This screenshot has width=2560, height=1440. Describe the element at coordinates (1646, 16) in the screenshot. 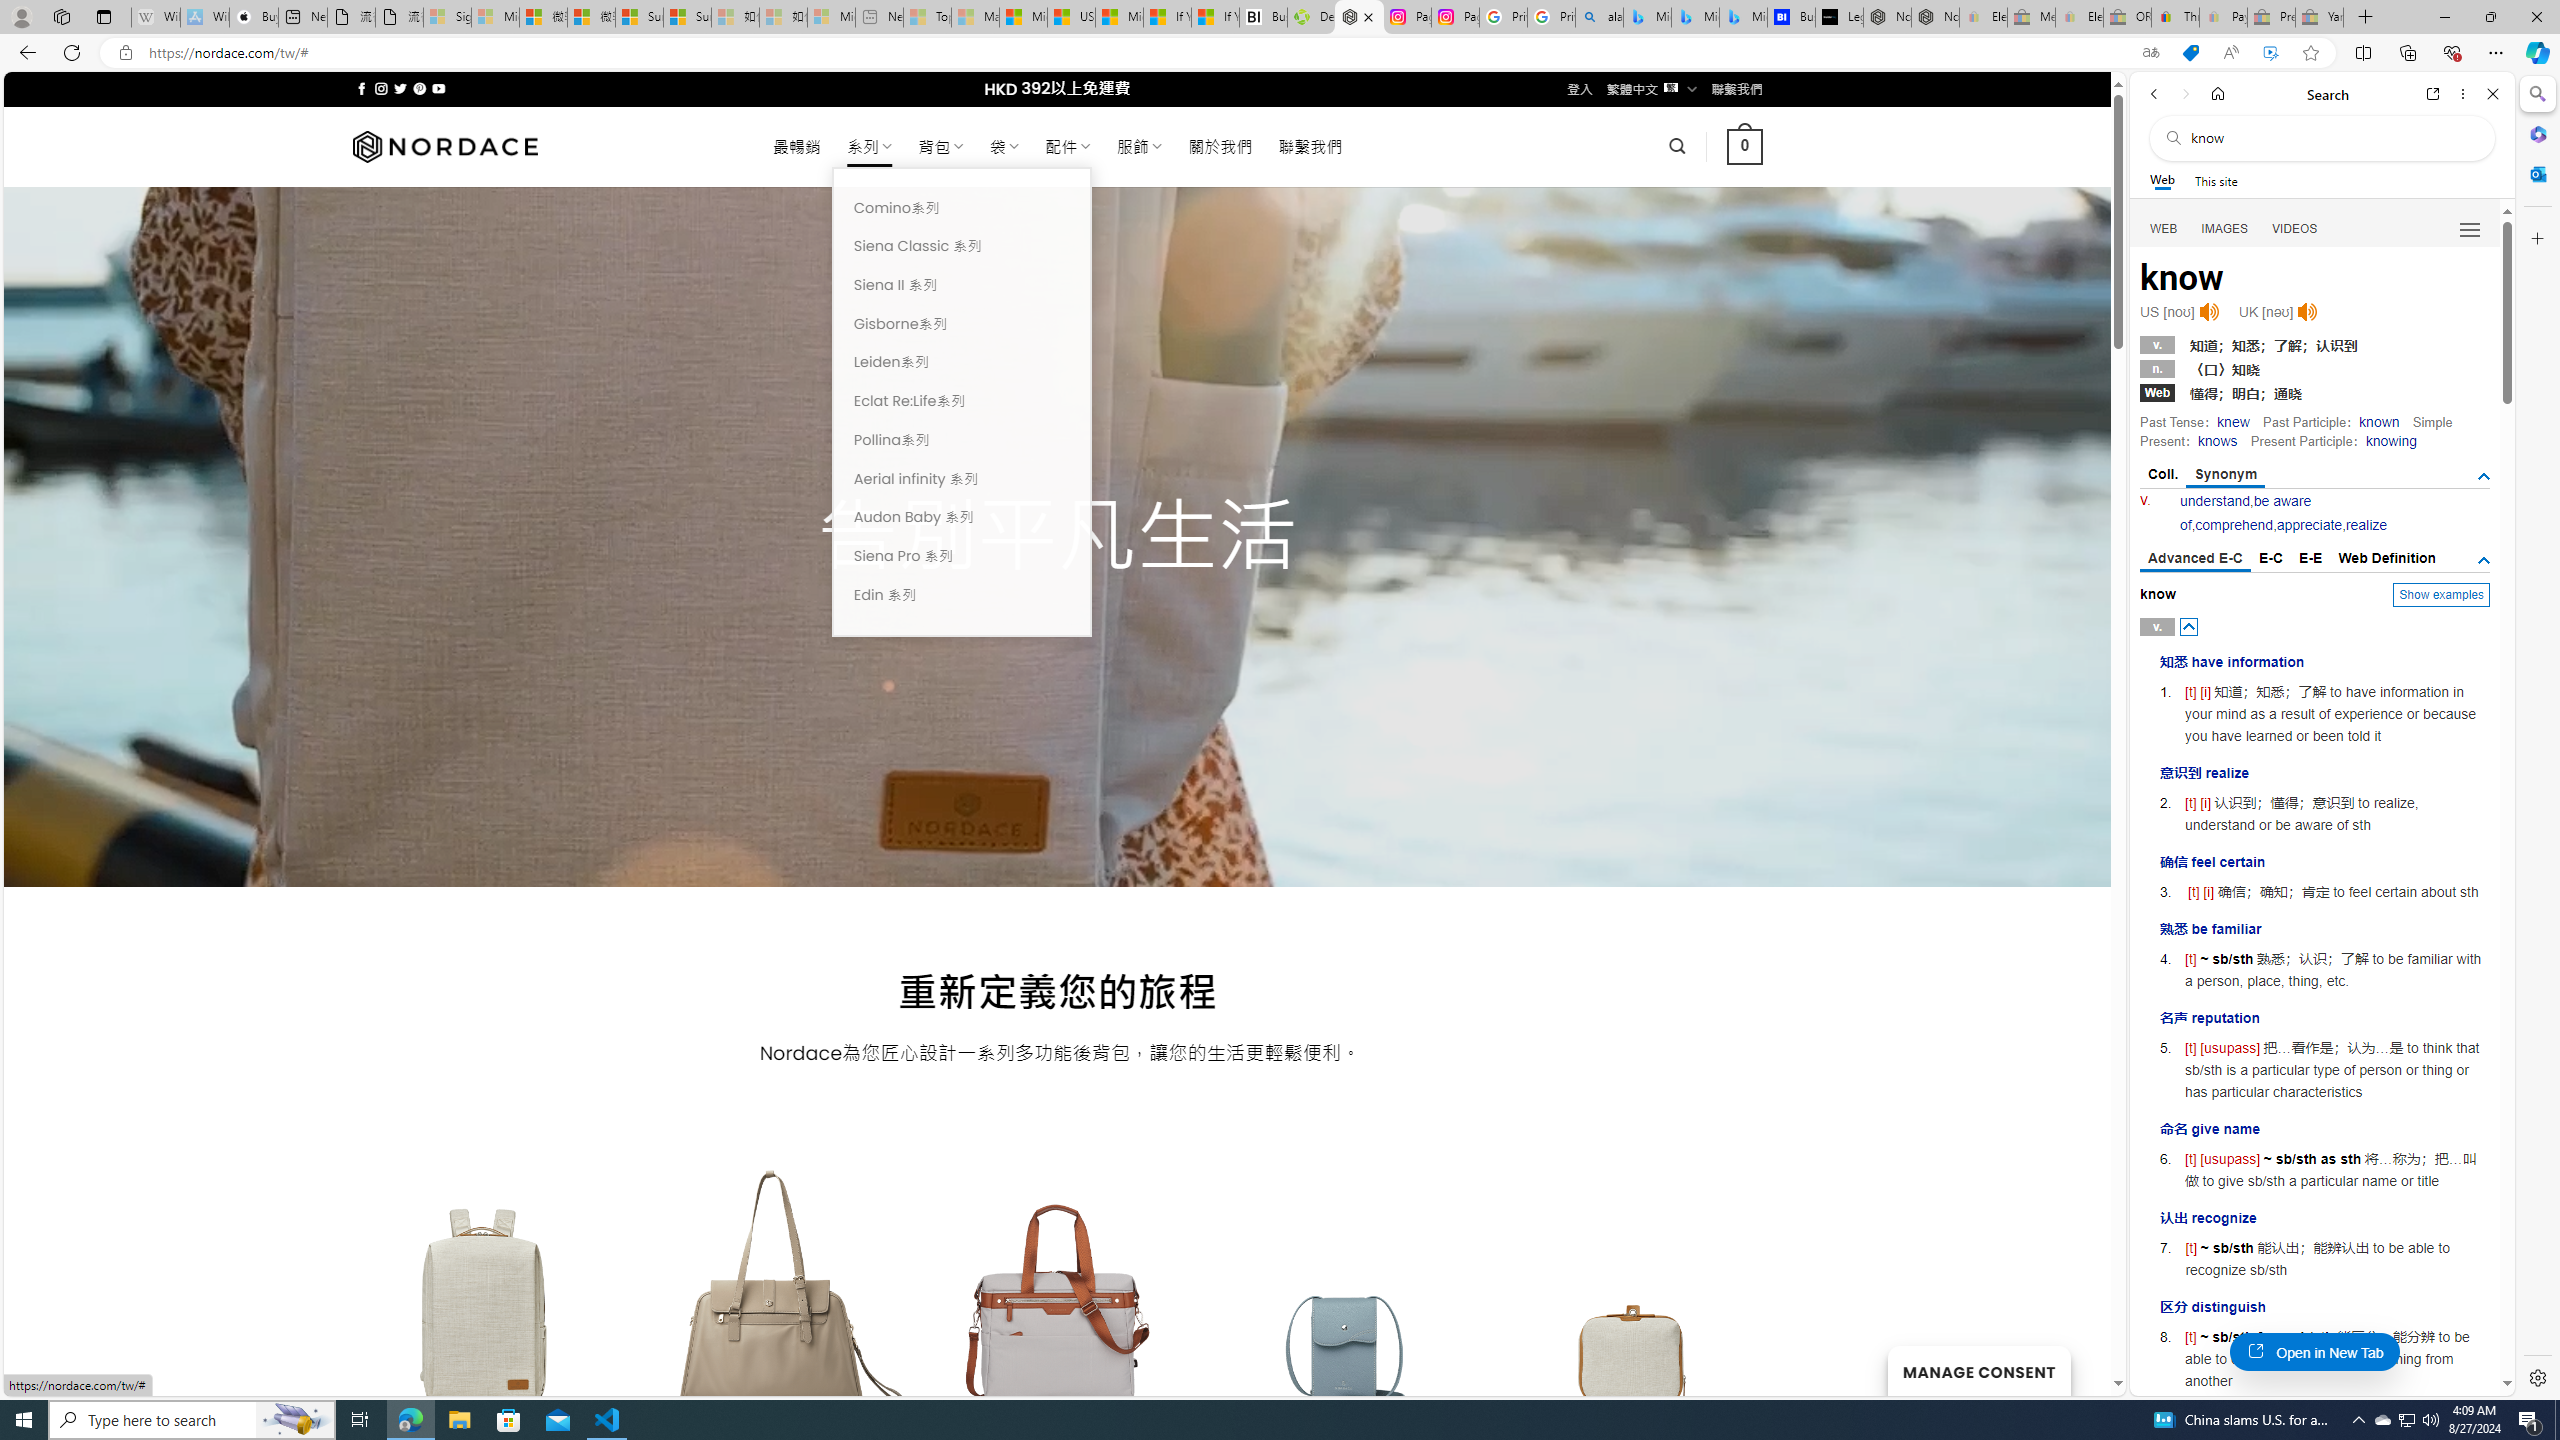

I see `'Microsoft Bing Travel - Flights from Hong Kong to Bangkok'` at that location.